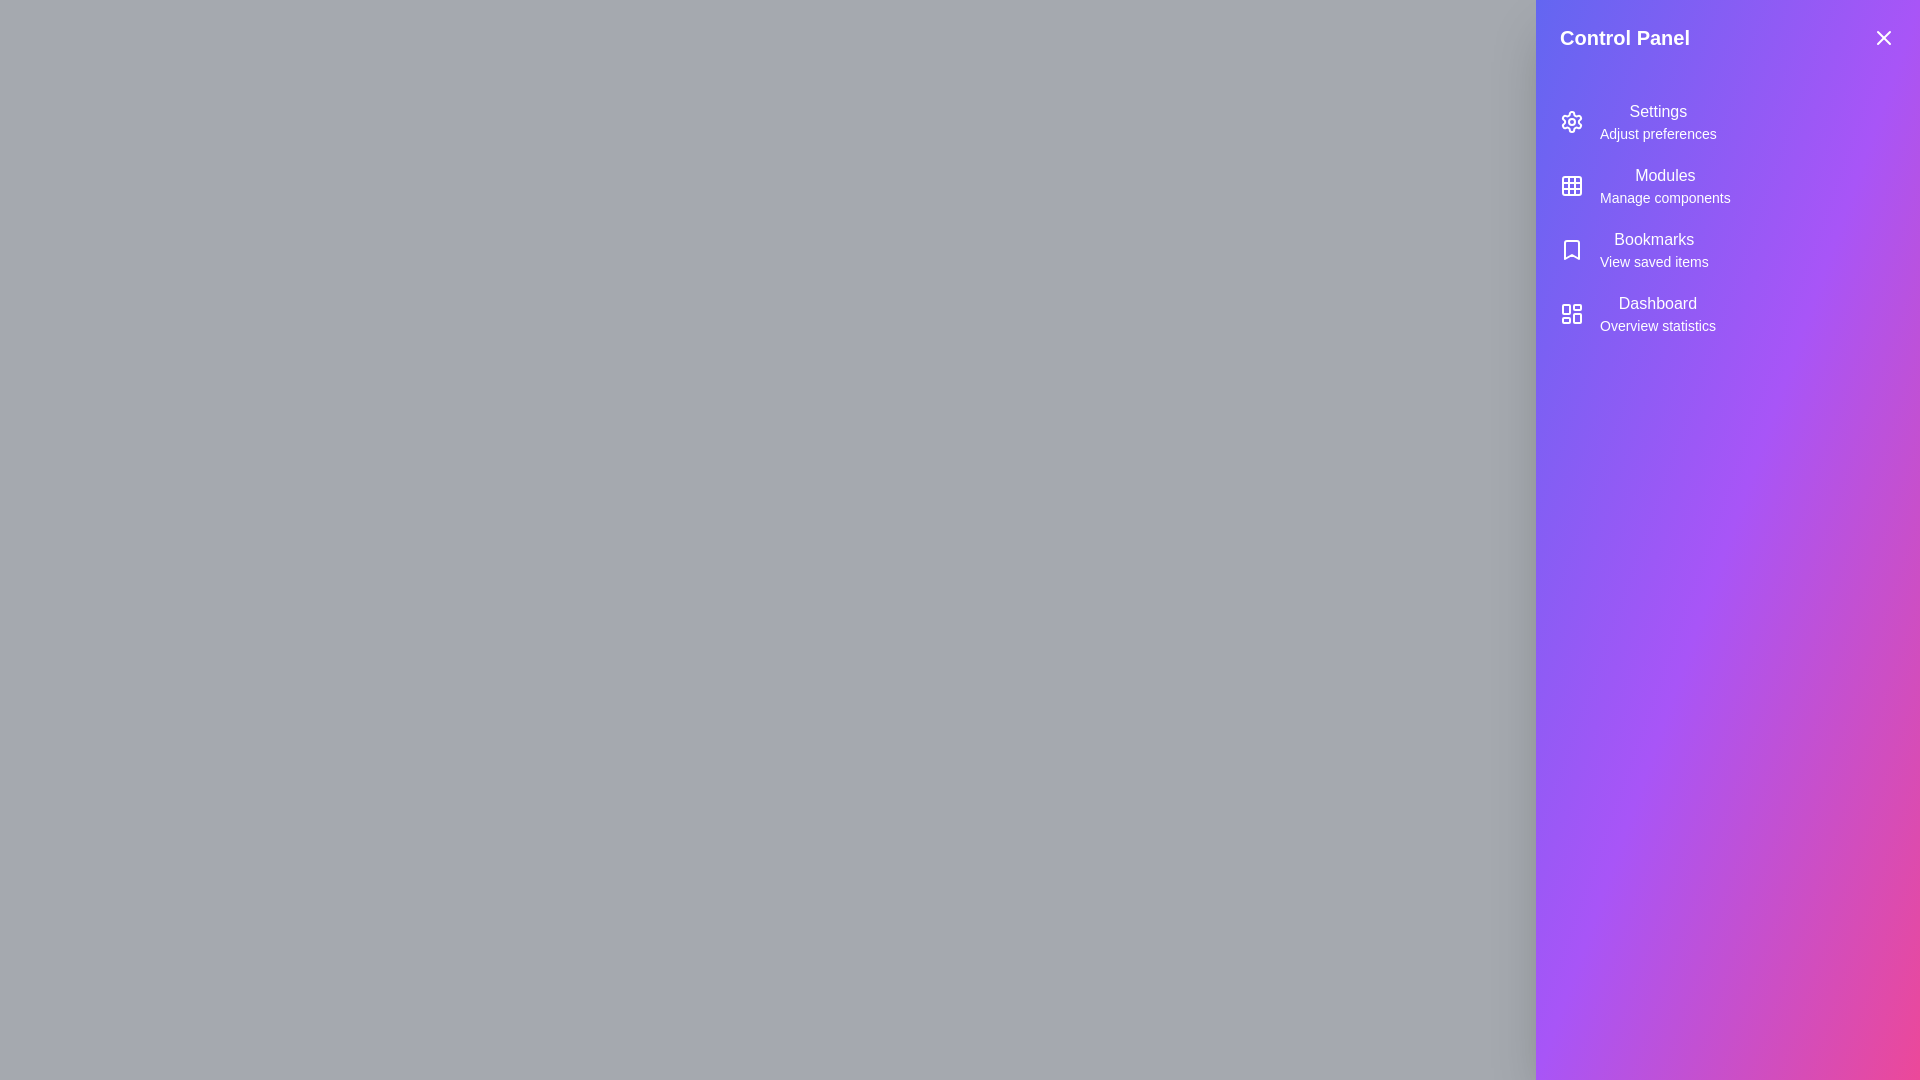 The image size is (1920, 1080). What do you see at coordinates (1570, 185) in the screenshot?
I see `the grid icon representing the 'Modules' section, located to the left of the 'Modules' text entry in the Control Panel interface` at bounding box center [1570, 185].